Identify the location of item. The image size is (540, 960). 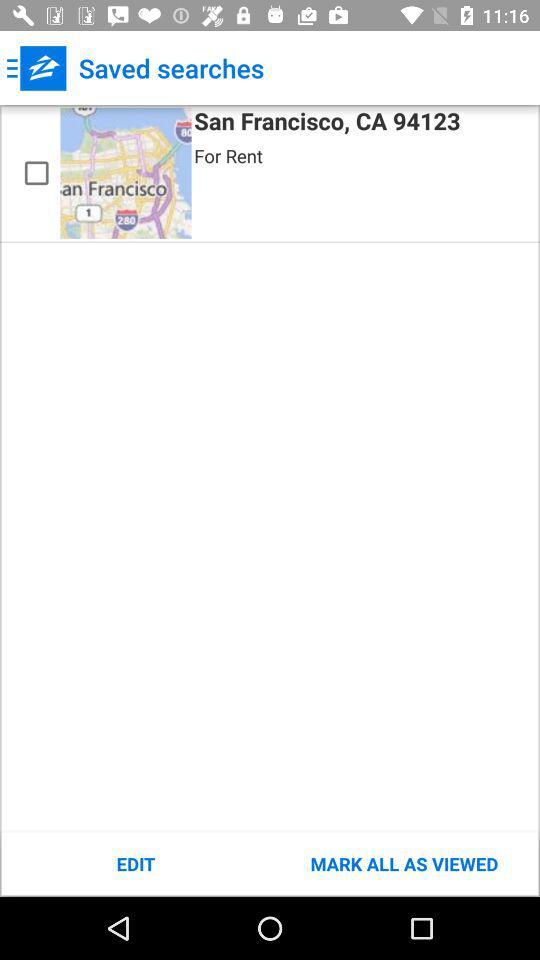
(36, 172).